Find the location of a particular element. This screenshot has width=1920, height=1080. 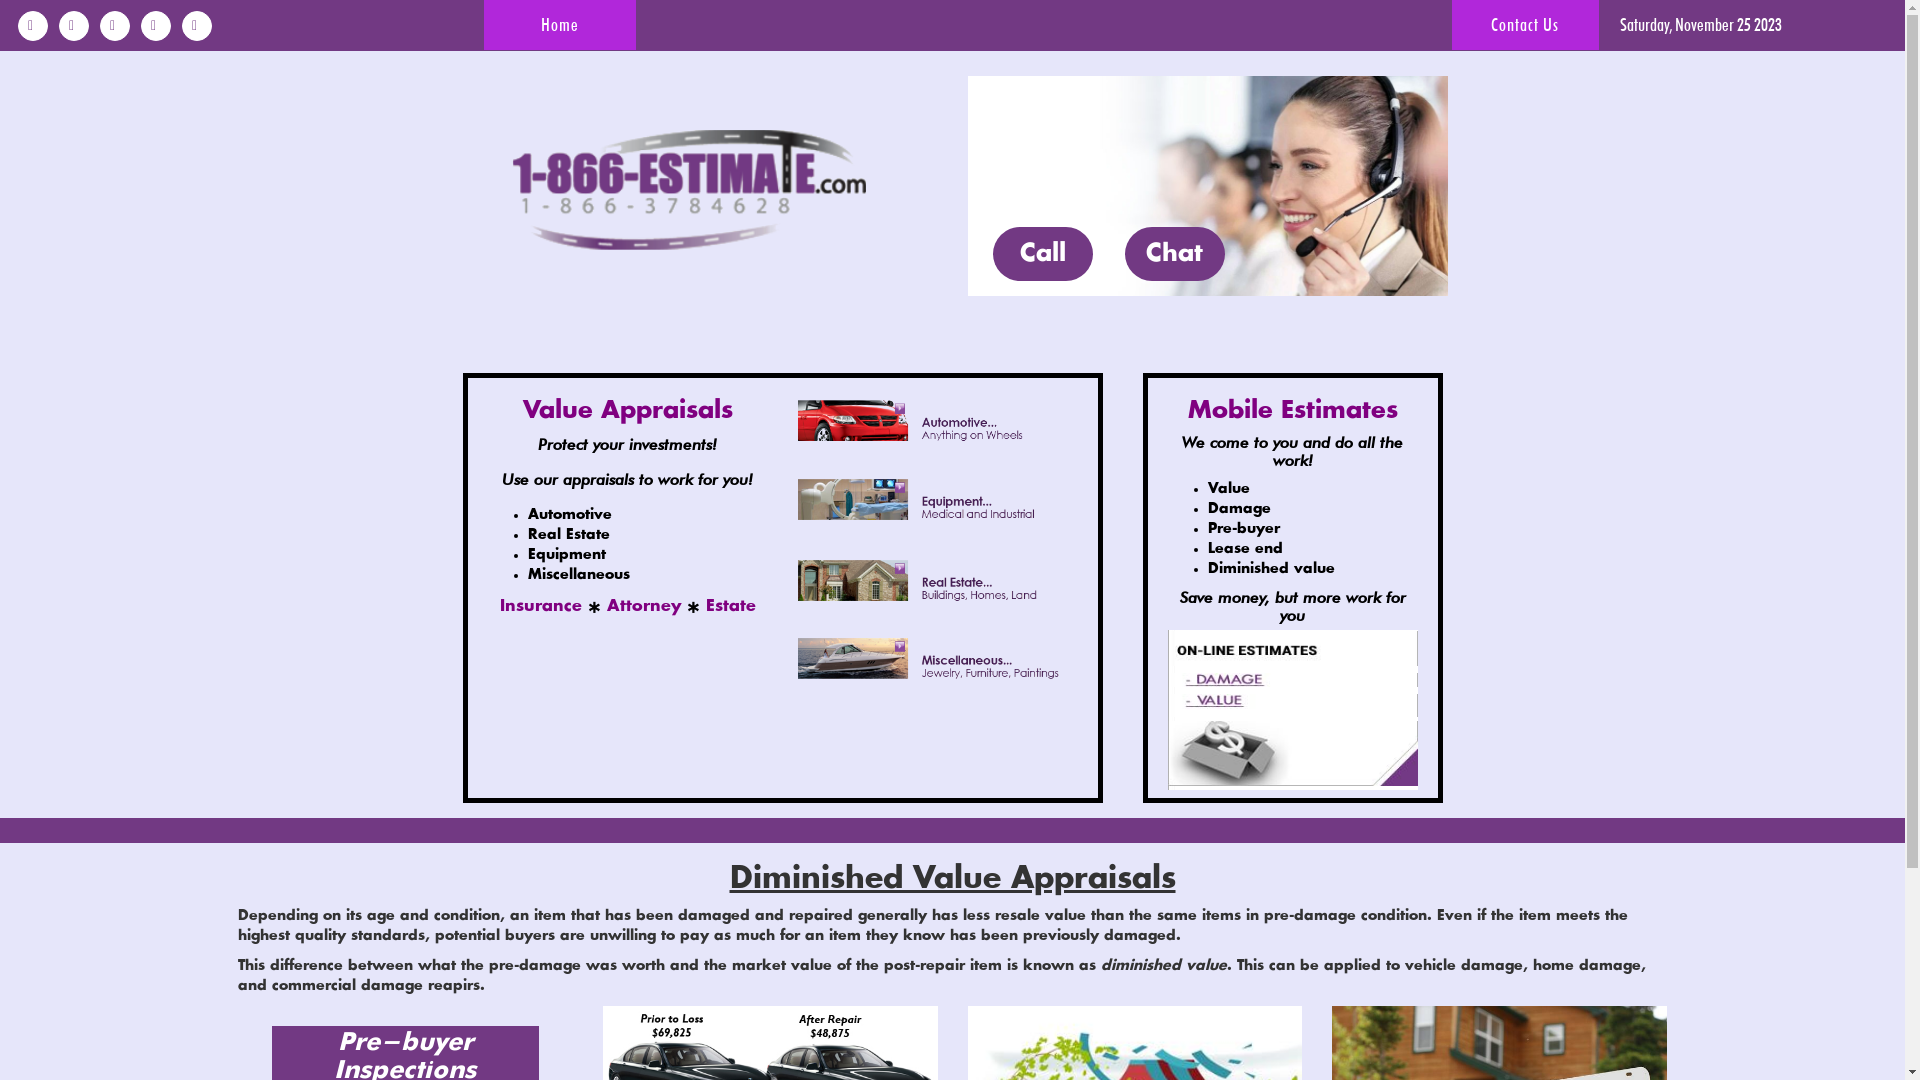

'Contact Us' is located at coordinates (1524, 24).